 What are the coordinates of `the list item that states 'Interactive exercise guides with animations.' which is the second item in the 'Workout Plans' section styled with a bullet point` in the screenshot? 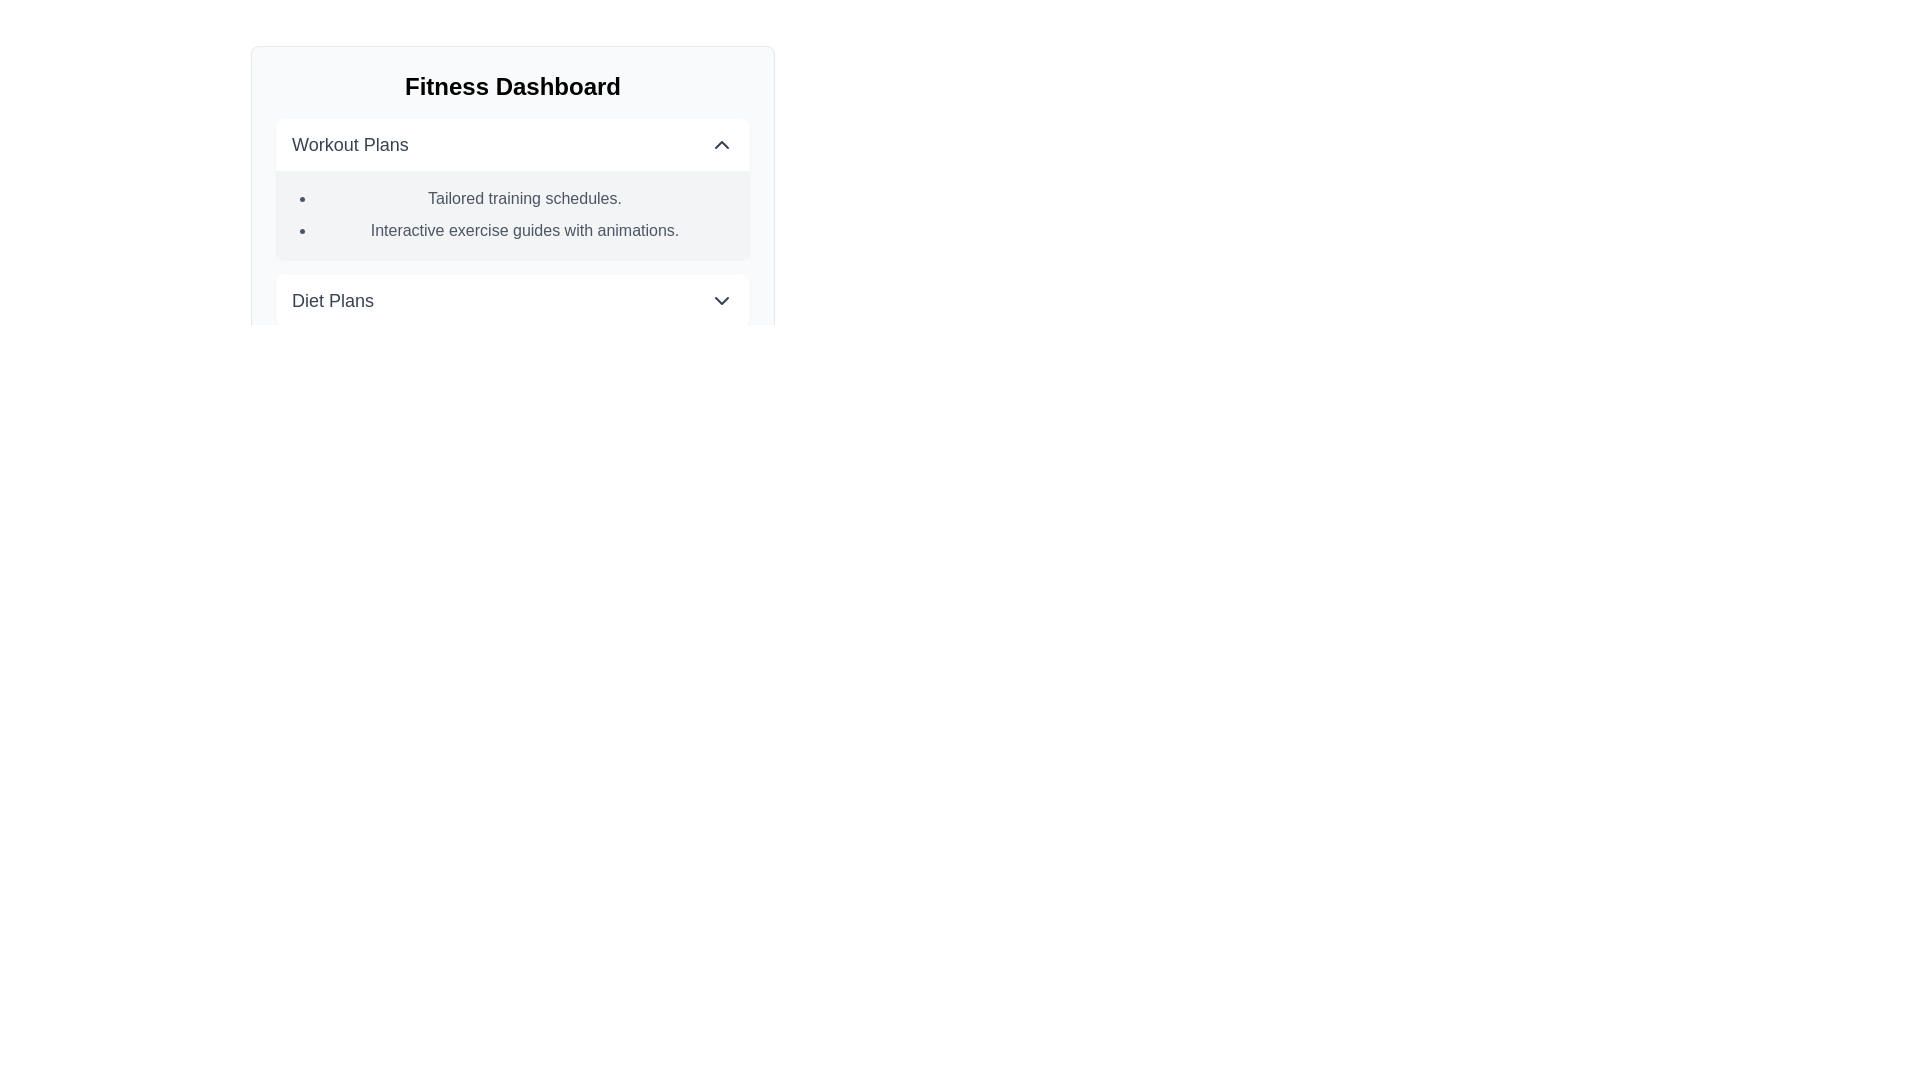 It's located at (524, 230).